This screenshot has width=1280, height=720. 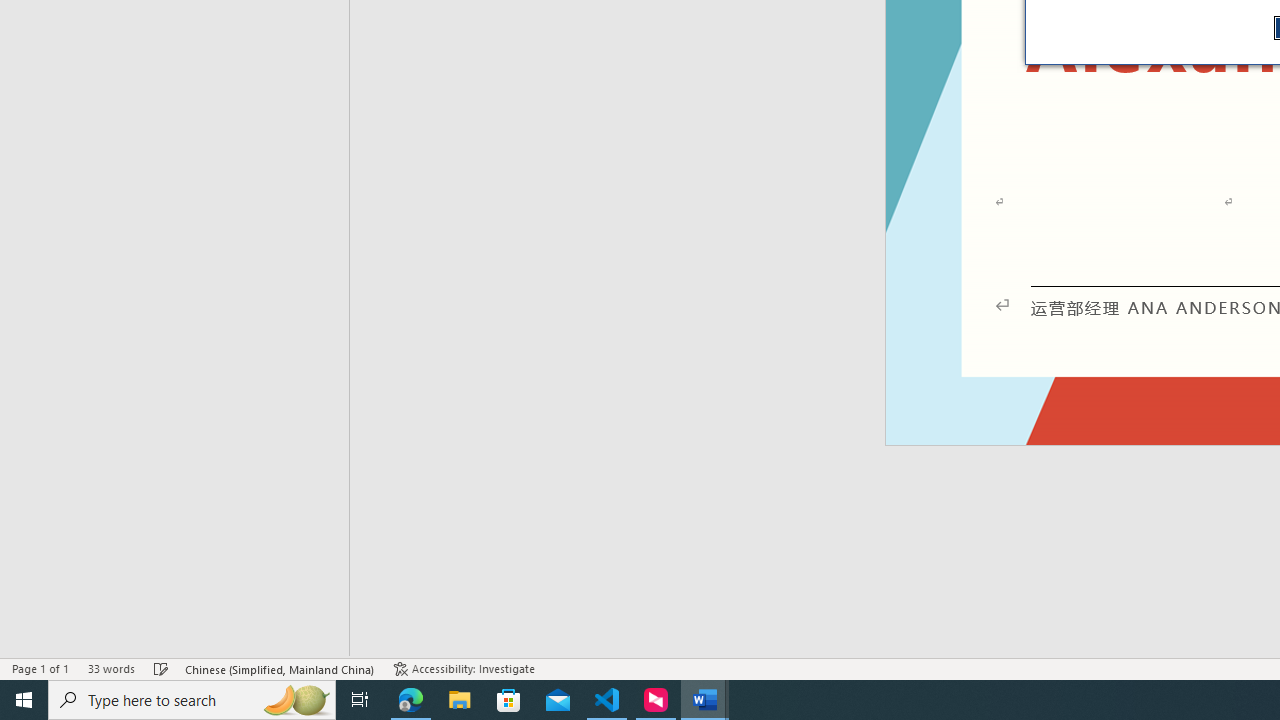 What do you see at coordinates (161, 669) in the screenshot?
I see `'Spelling and Grammar Check Checking'` at bounding box center [161, 669].